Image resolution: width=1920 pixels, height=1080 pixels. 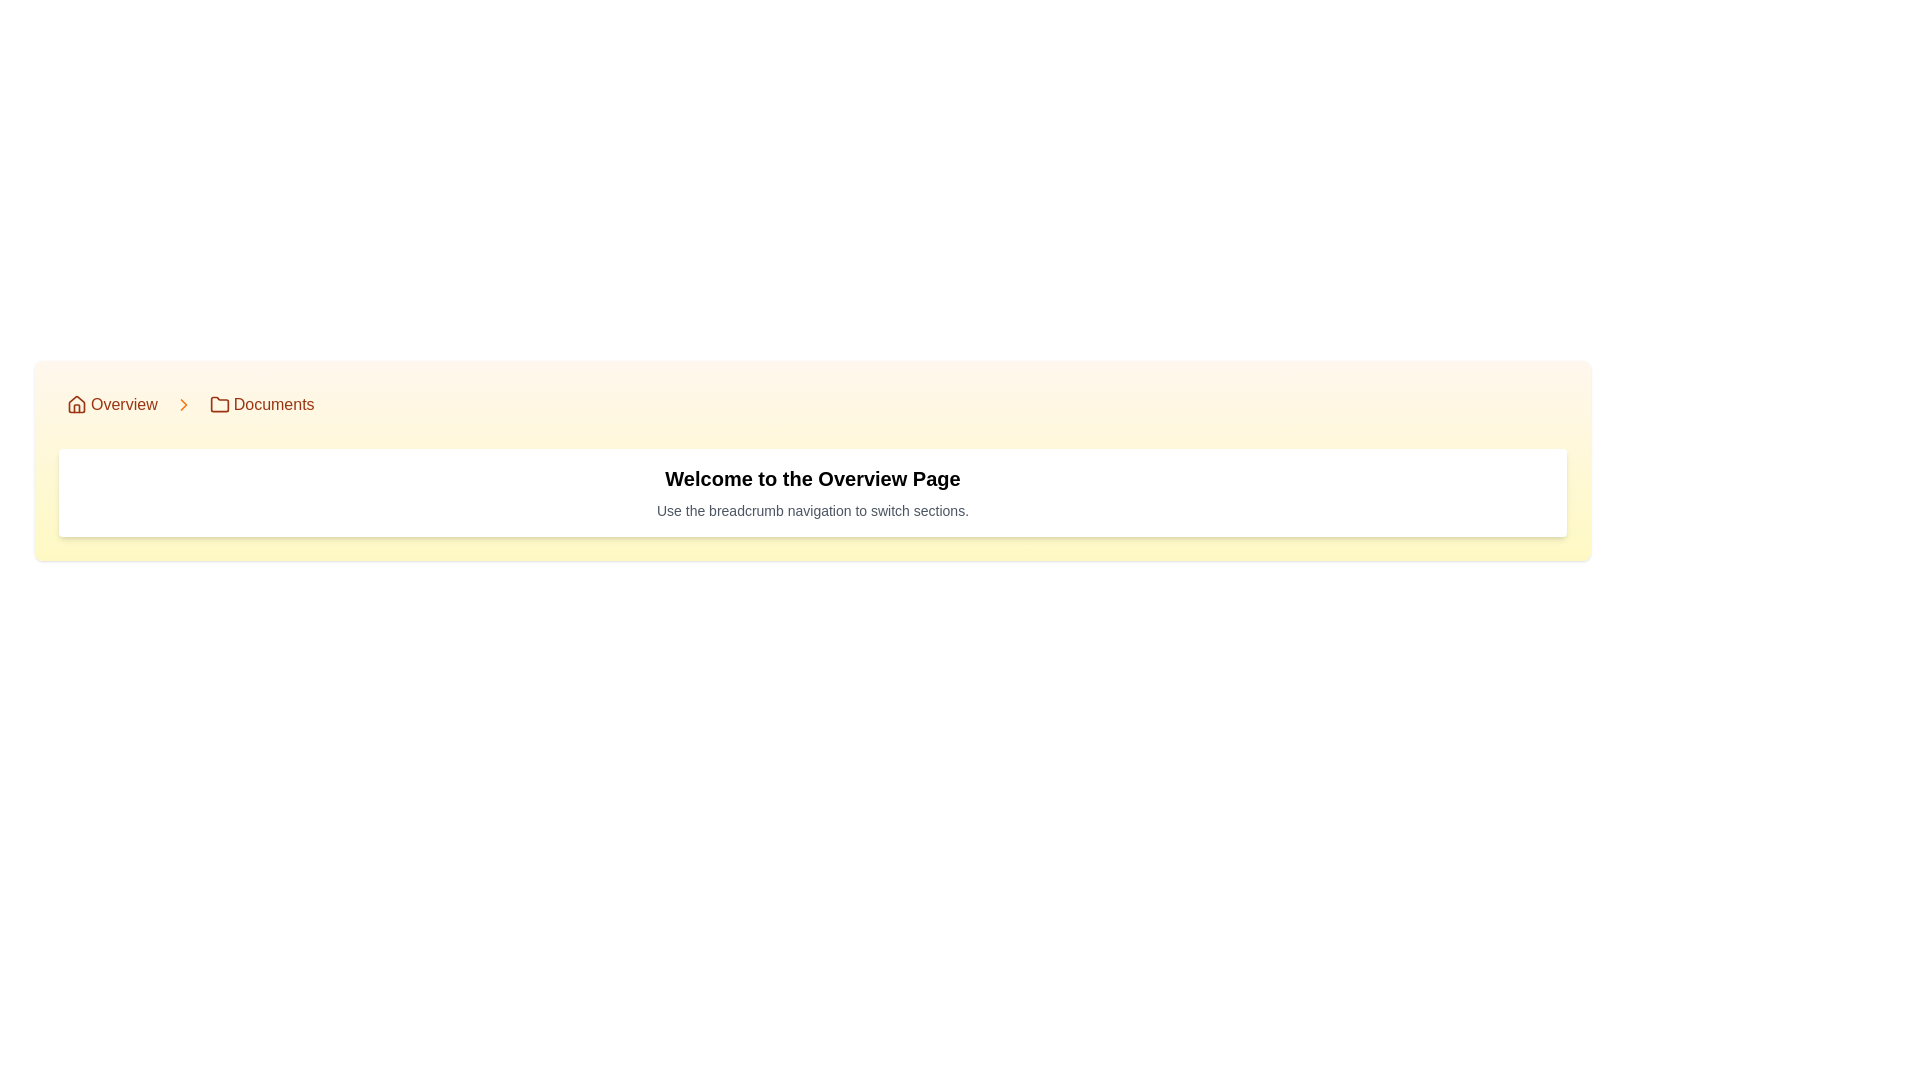 I want to click on the stylized house icon located in the breadcrumb navigation bar at the top left of the interface, which precedes the text 'Overview', so click(x=76, y=404).